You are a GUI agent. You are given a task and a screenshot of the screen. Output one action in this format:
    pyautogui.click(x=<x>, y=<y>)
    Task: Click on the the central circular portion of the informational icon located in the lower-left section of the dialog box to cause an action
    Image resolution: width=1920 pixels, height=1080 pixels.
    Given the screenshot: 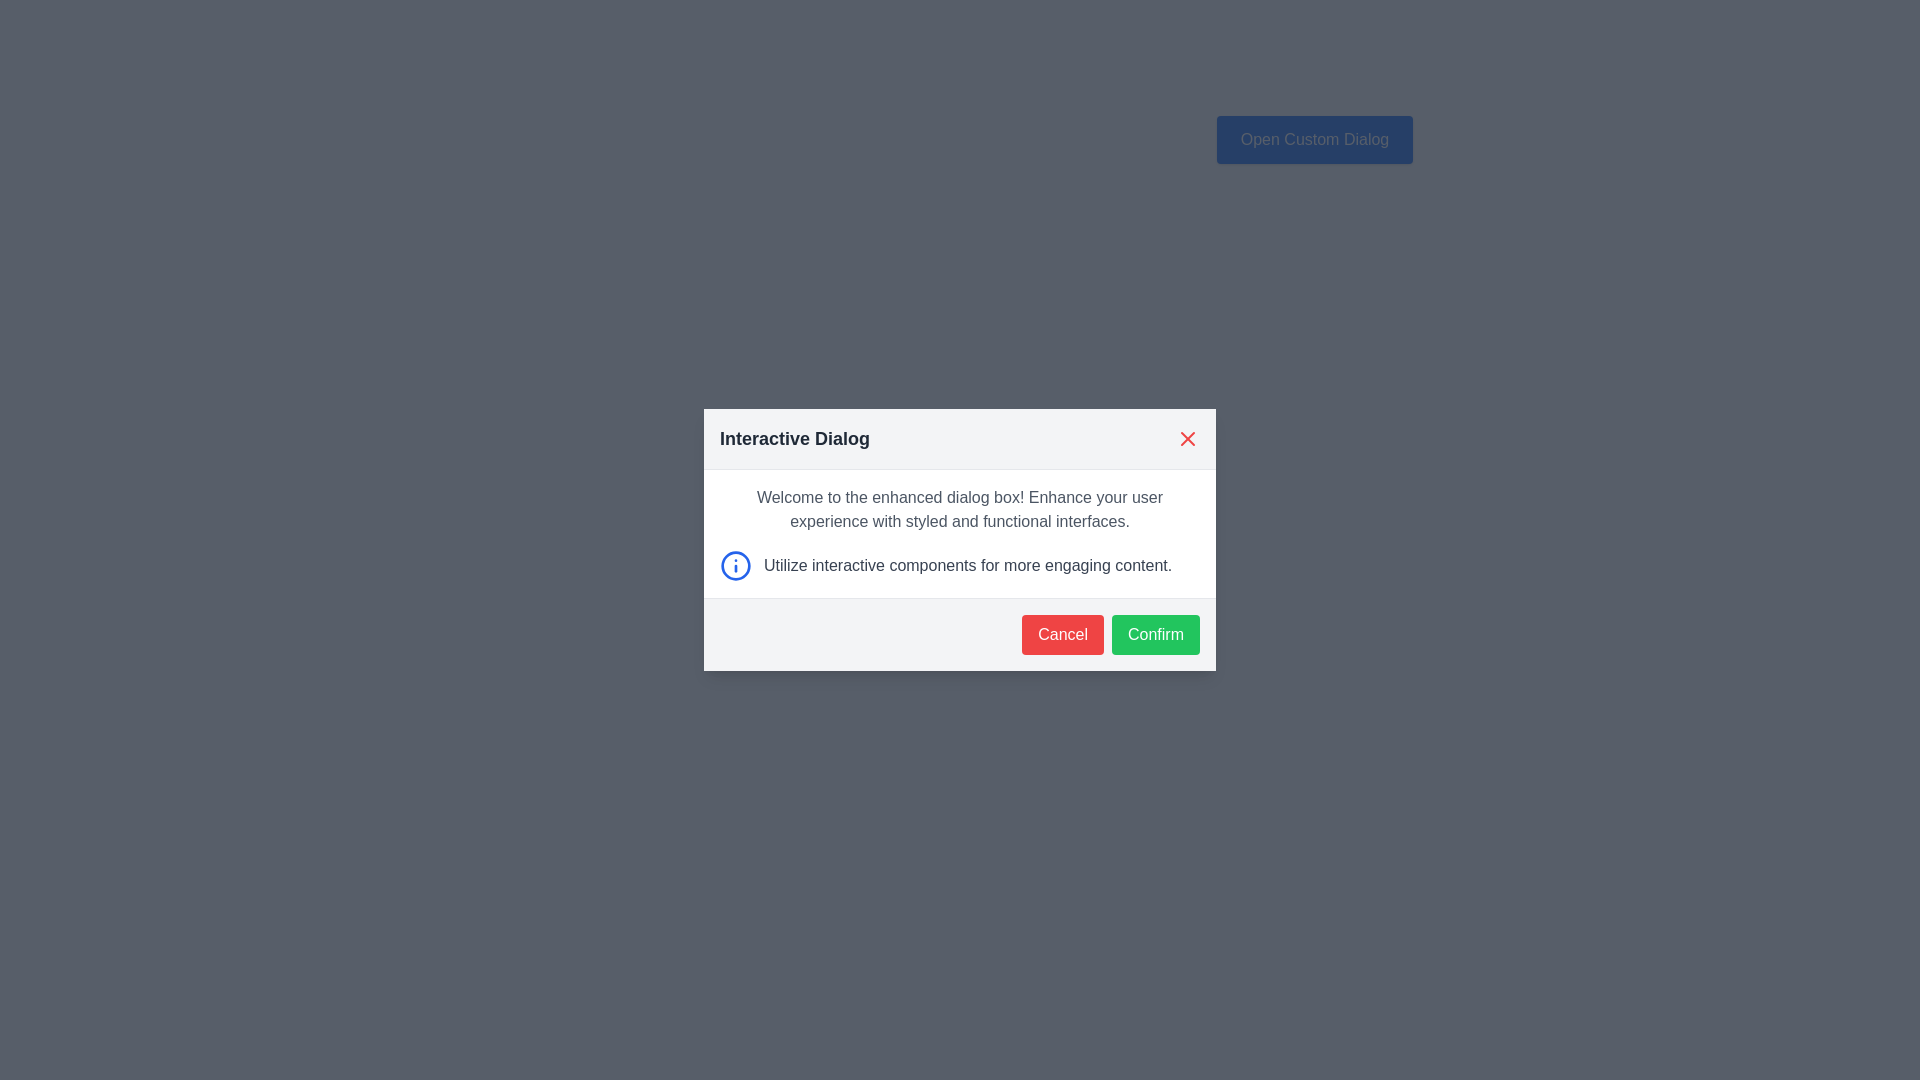 What is the action you would take?
    pyautogui.click(x=734, y=566)
    